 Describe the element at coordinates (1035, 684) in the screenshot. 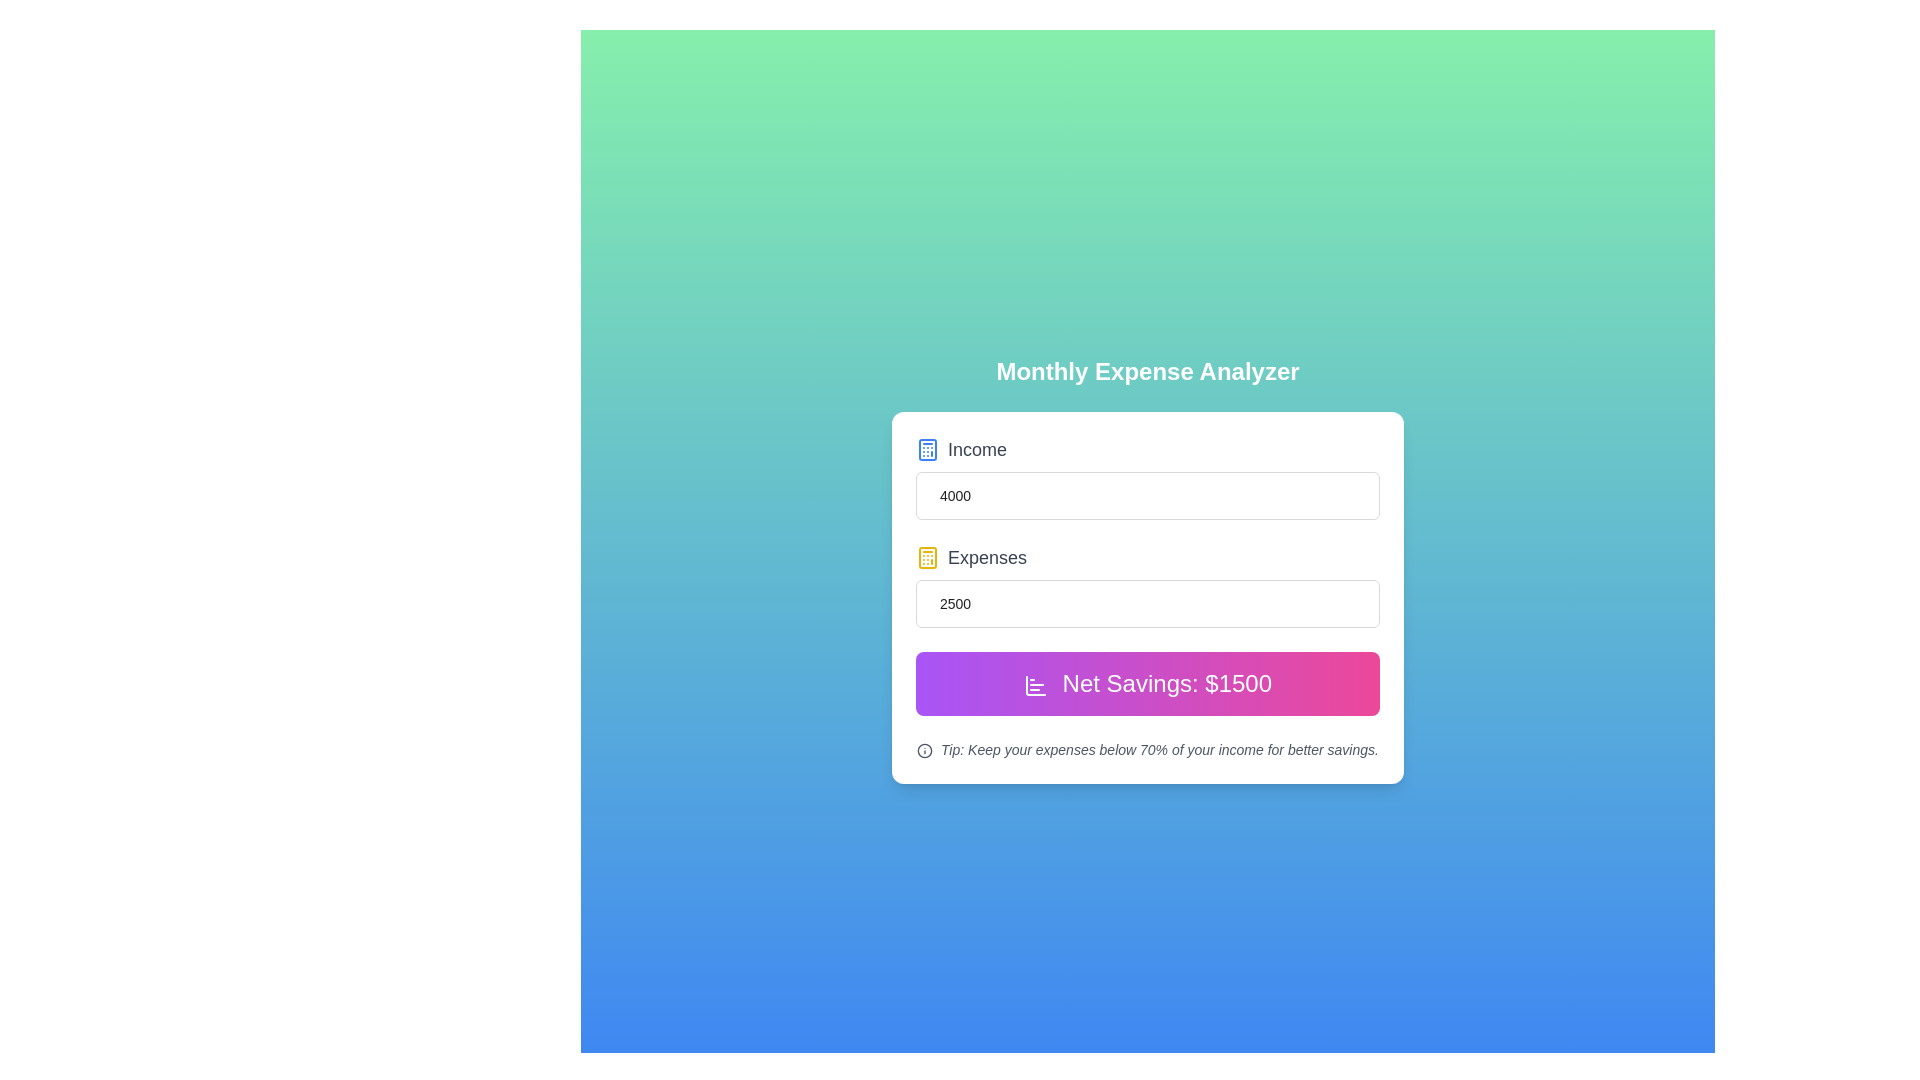

I see `the graphical icon representing the savings chart, which is located to the left of the 'Net Savings' label on the purple button` at that location.